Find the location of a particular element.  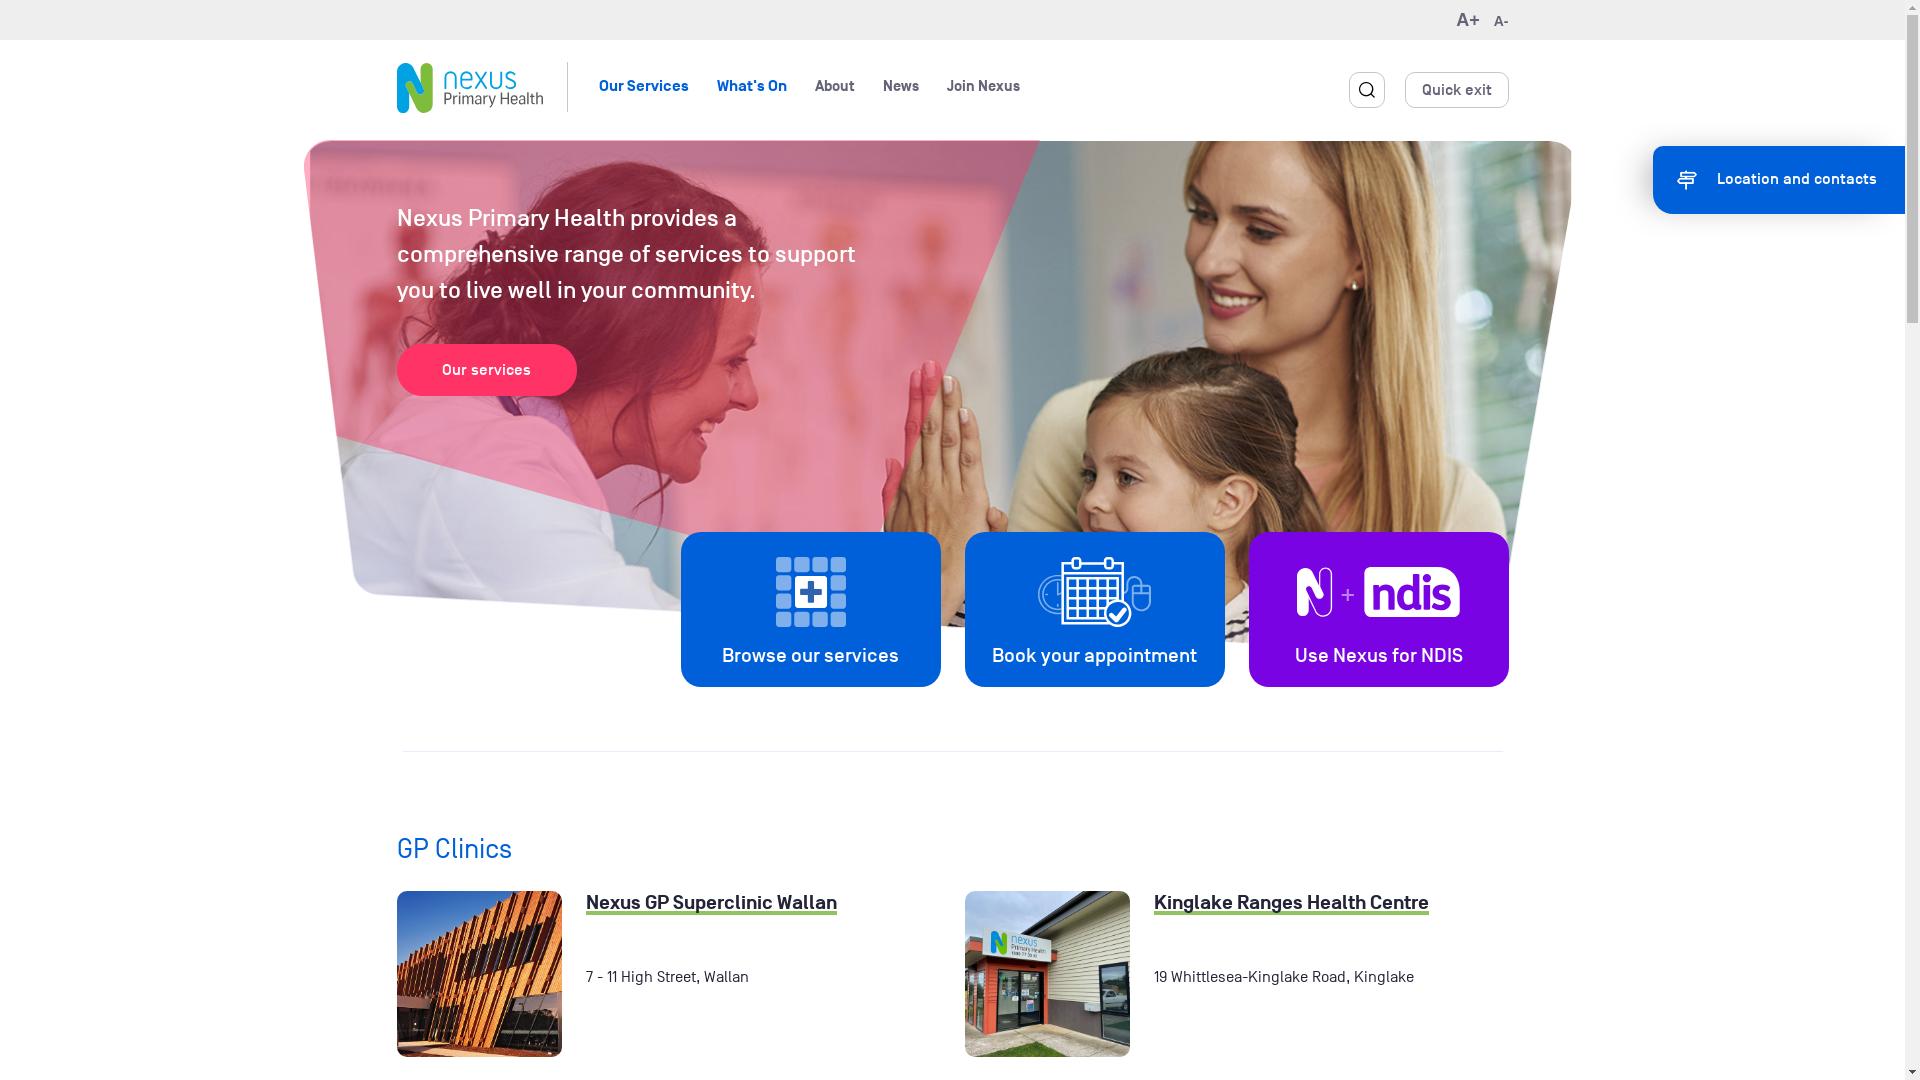

'Location and contacts' is located at coordinates (1779, 180).